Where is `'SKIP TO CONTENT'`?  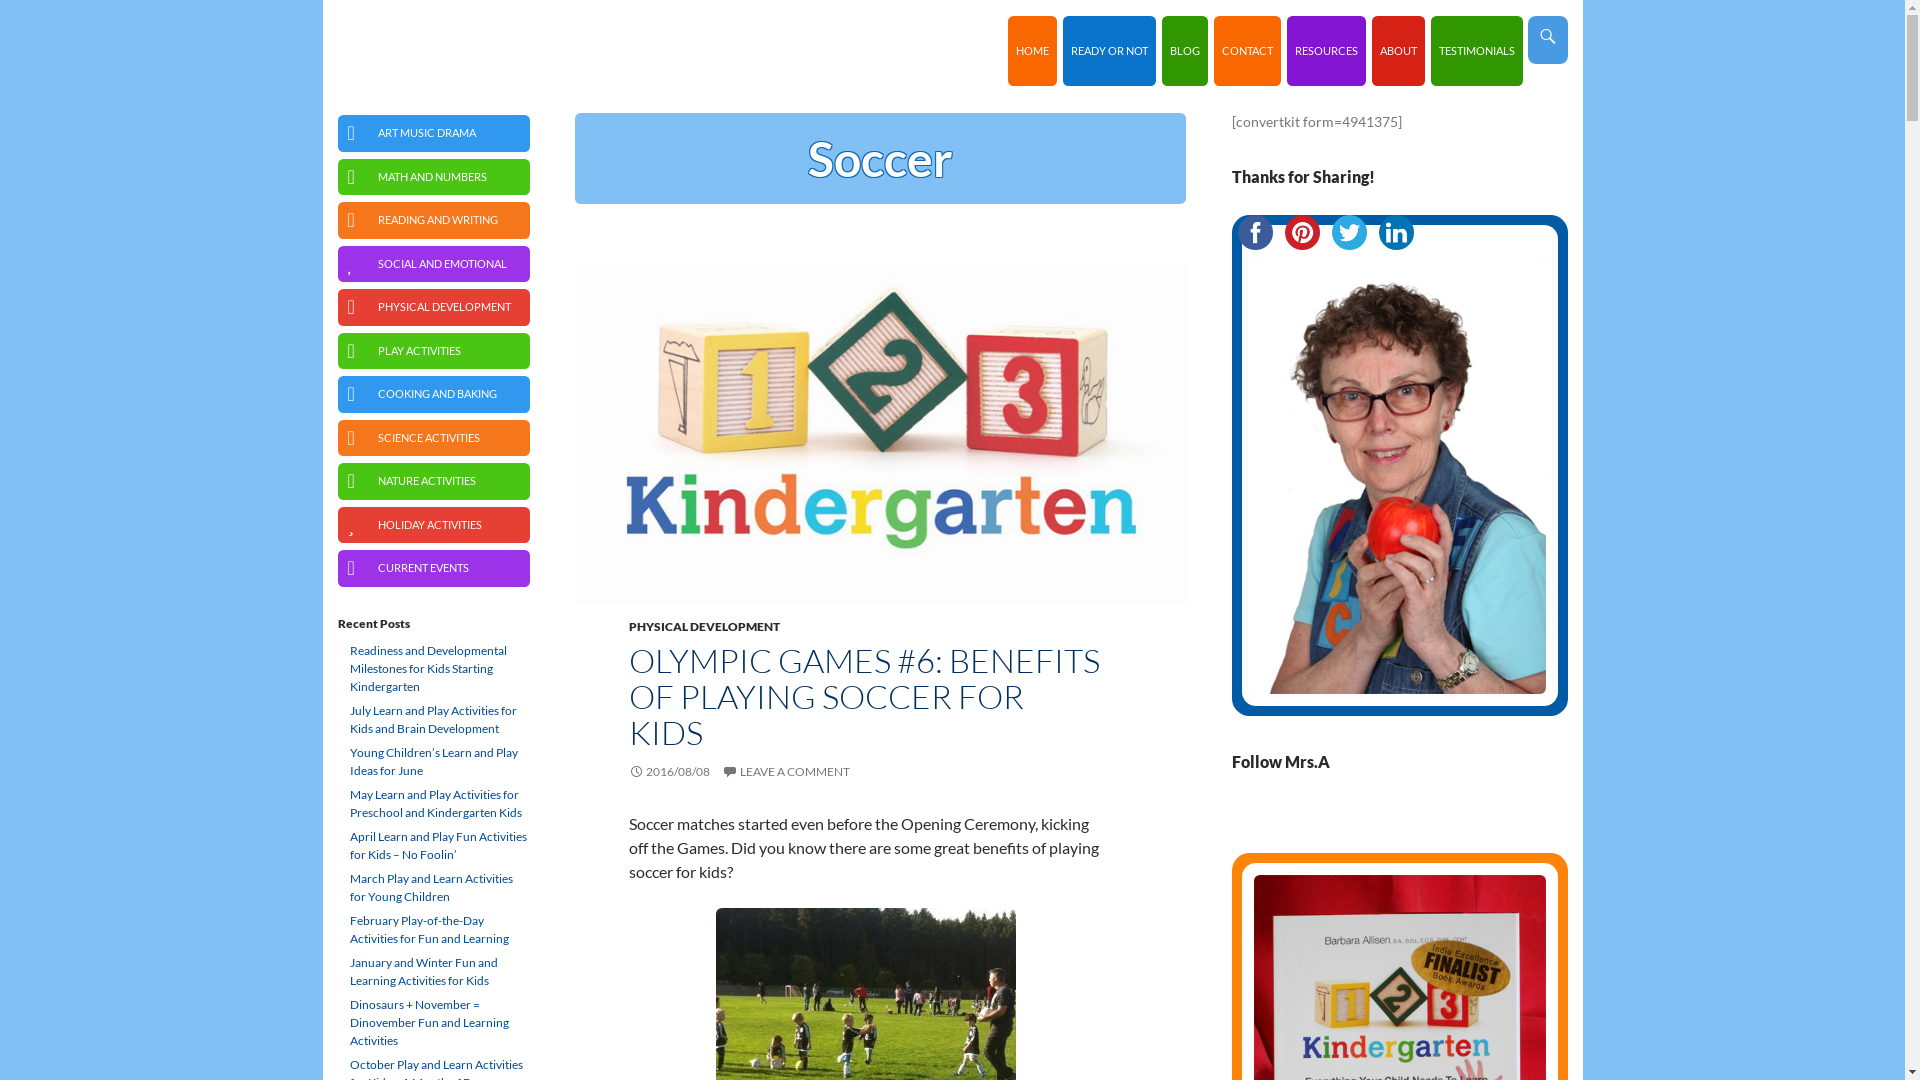 'SKIP TO CONTENT' is located at coordinates (1016, 16).